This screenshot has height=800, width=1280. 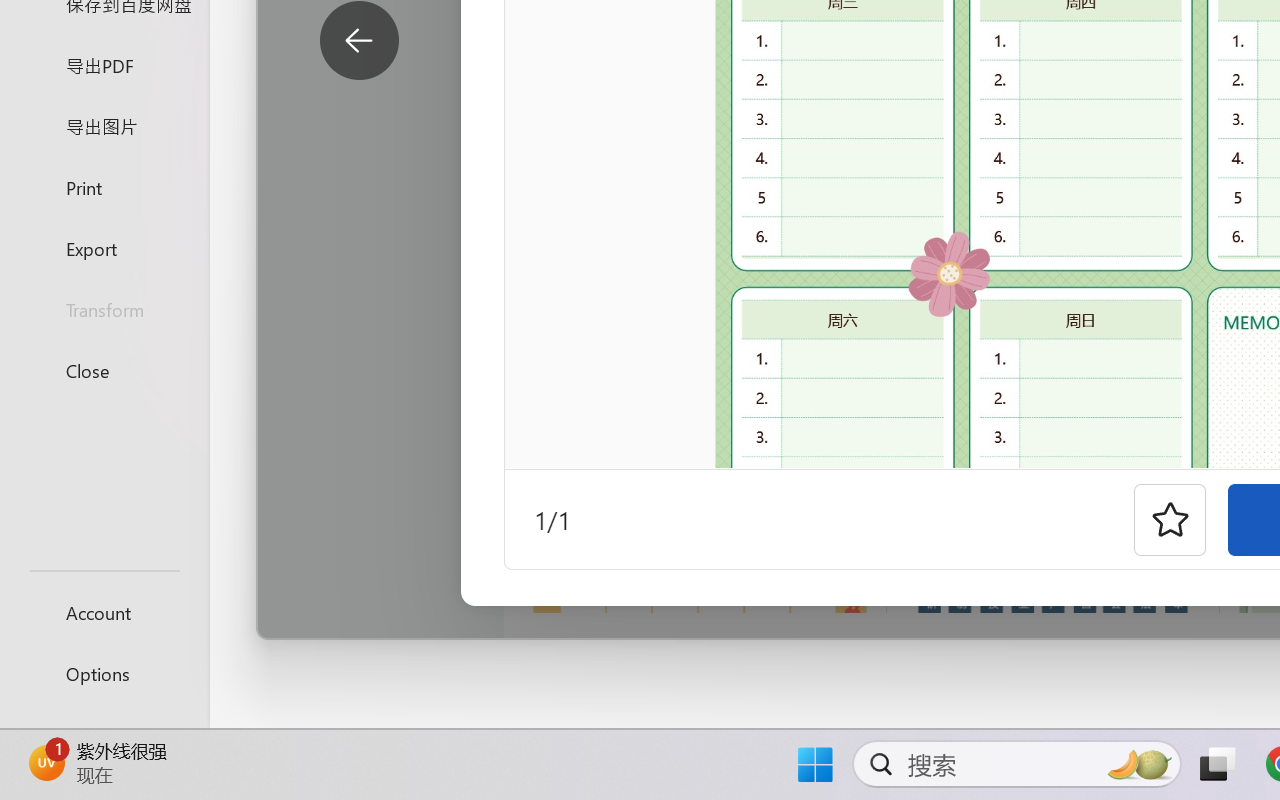 I want to click on 'Transform', so click(x=103, y=308).